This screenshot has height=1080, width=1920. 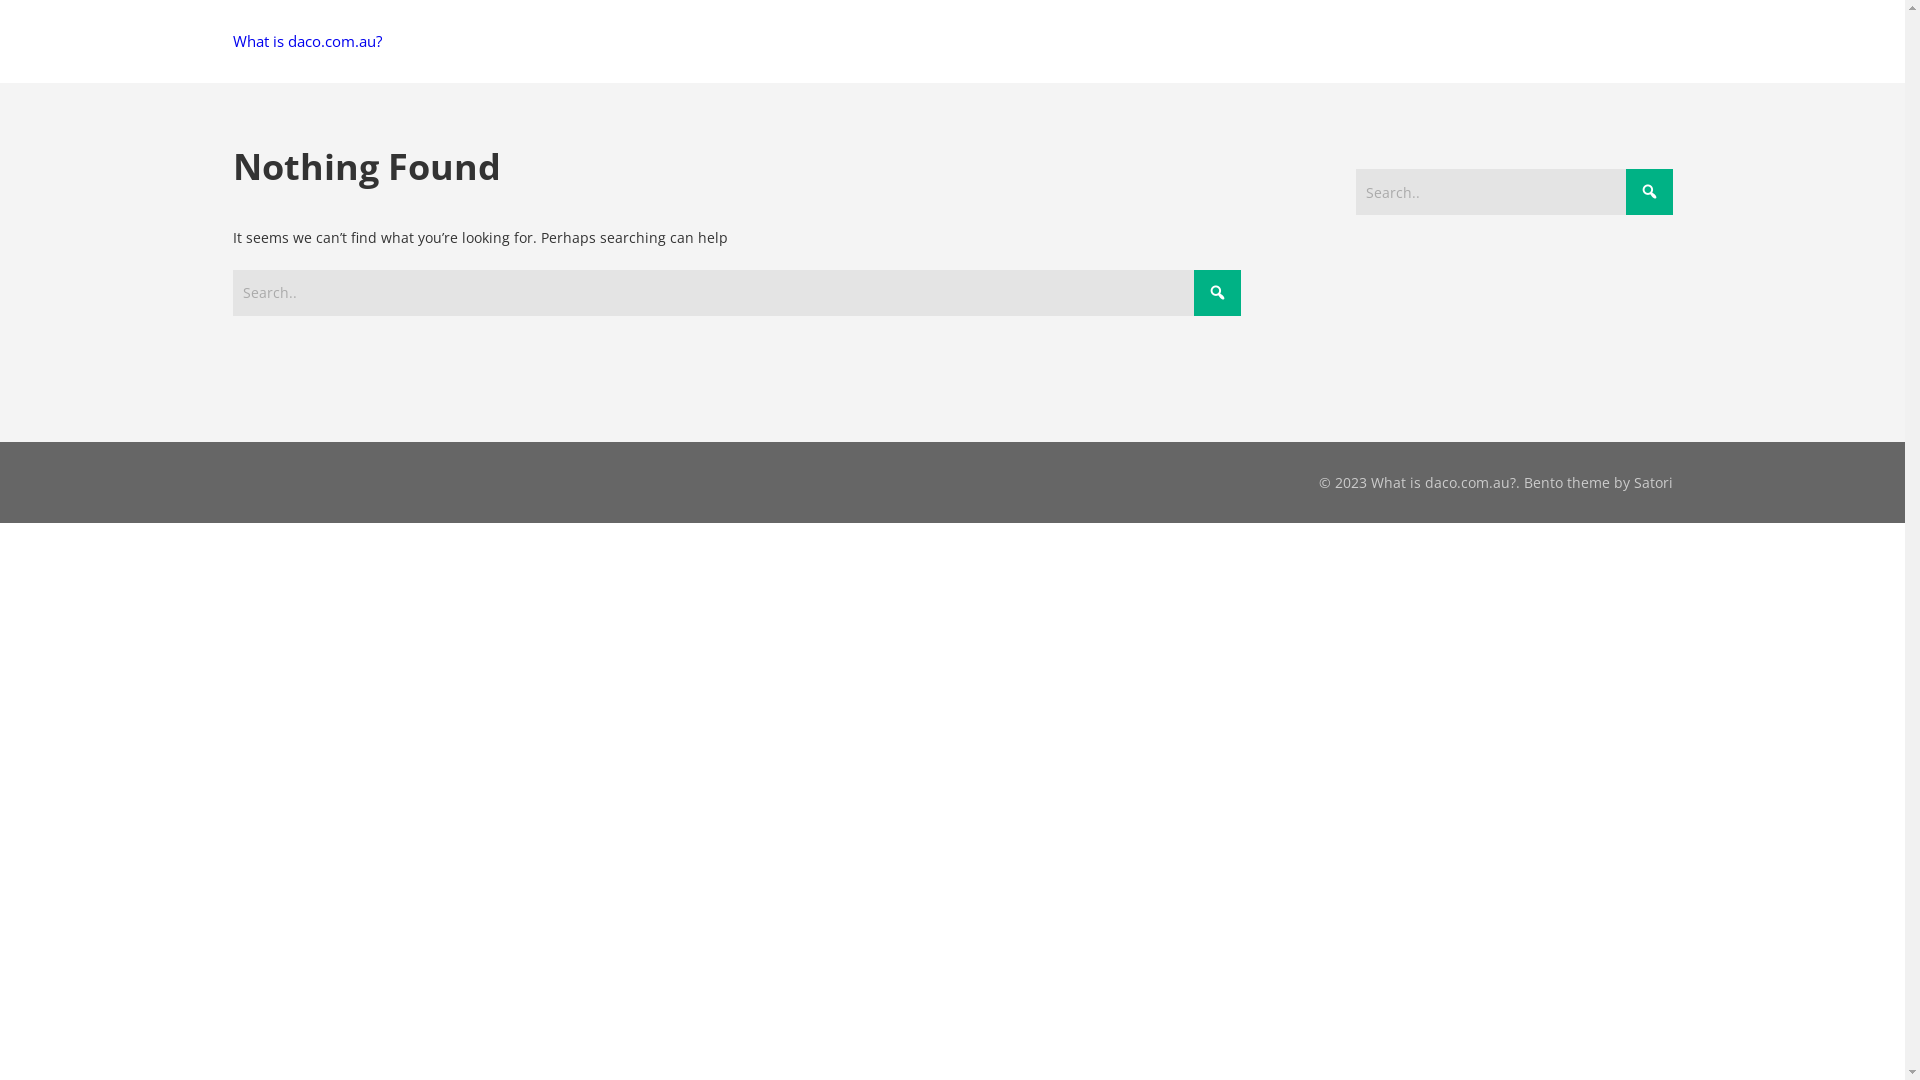 What do you see at coordinates (305, 41) in the screenshot?
I see `'What is daco.com.au?'` at bounding box center [305, 41].